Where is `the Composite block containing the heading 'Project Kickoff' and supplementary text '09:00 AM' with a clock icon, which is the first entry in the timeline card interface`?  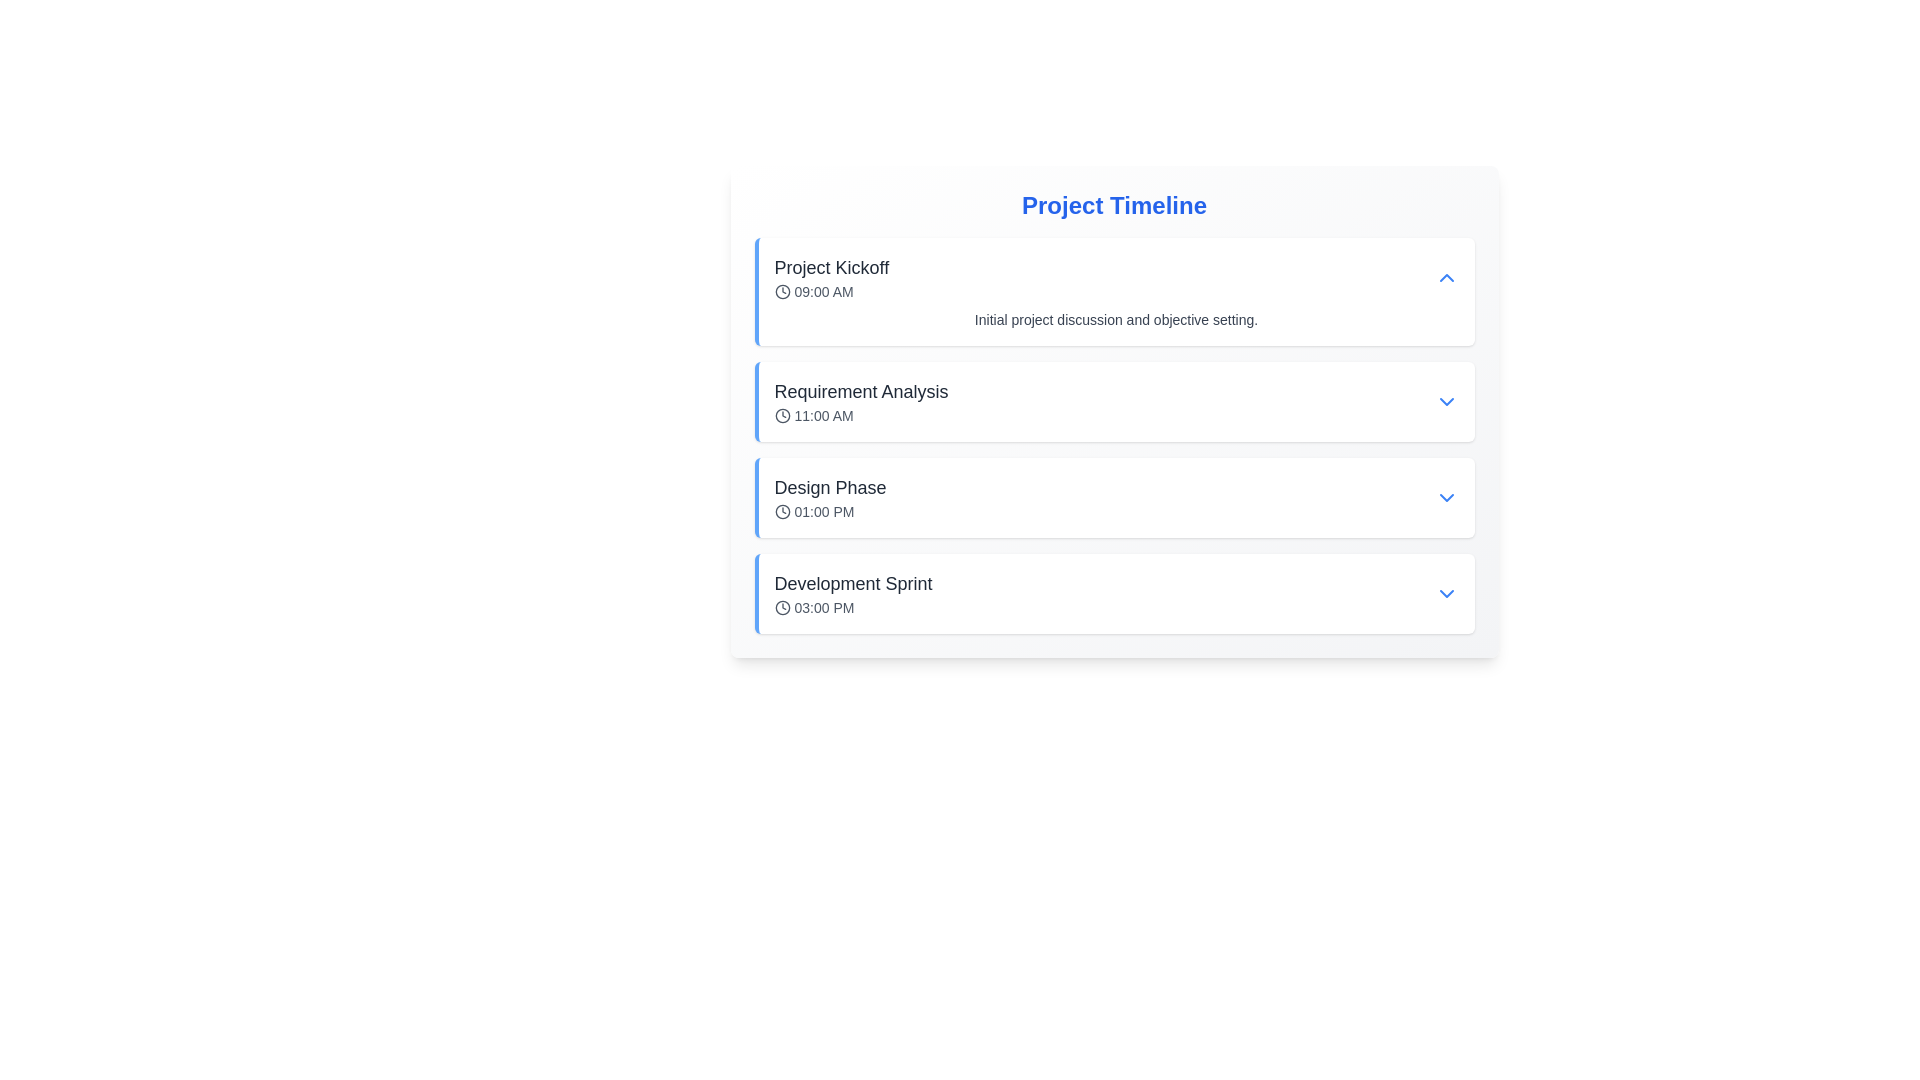
the Composite block containing the heading 'Project Kickoff' and supplementary text '09:00 AM' with a clock icon, which is the first entry in the timeline card interface is located at coordinates (831, 277).